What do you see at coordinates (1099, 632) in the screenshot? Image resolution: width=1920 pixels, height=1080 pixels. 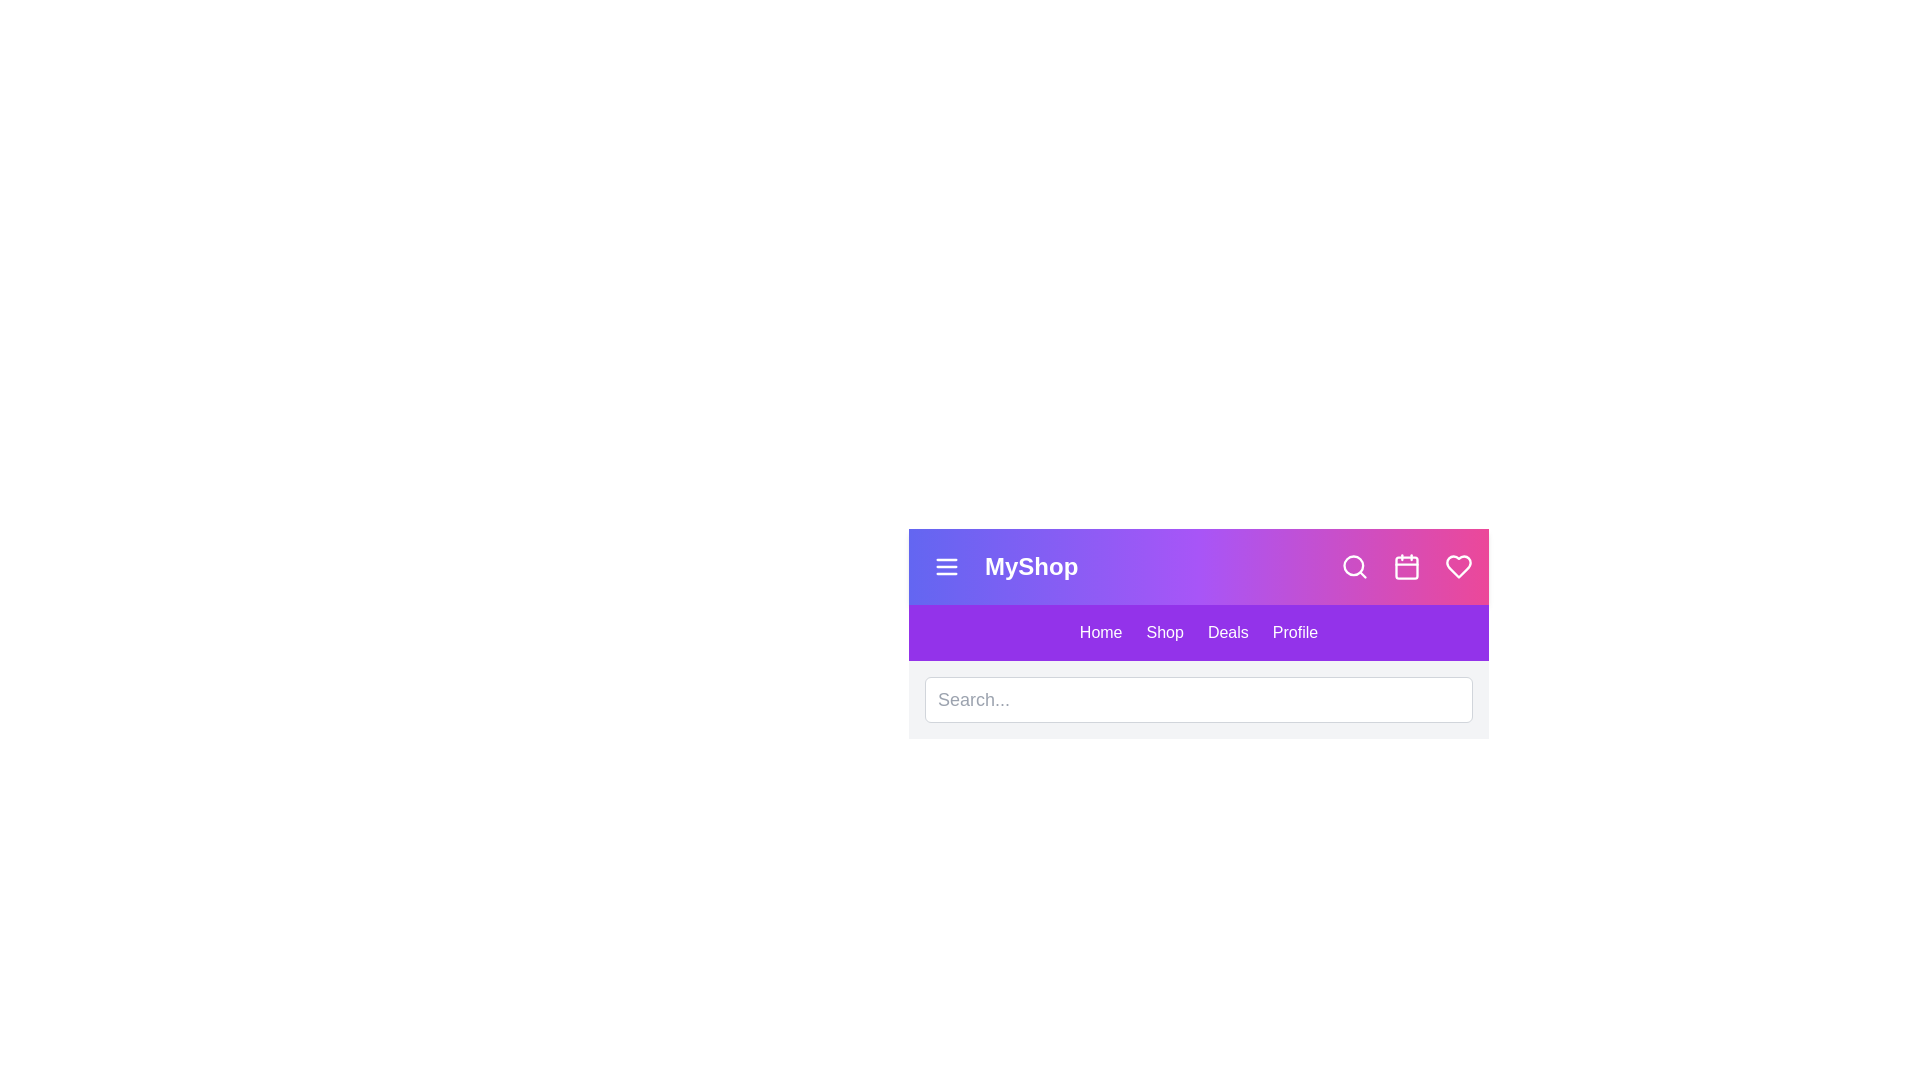 I see `the navigation link labeled Home to navigate to the corresponding section` at bounding box center [1099, 632].